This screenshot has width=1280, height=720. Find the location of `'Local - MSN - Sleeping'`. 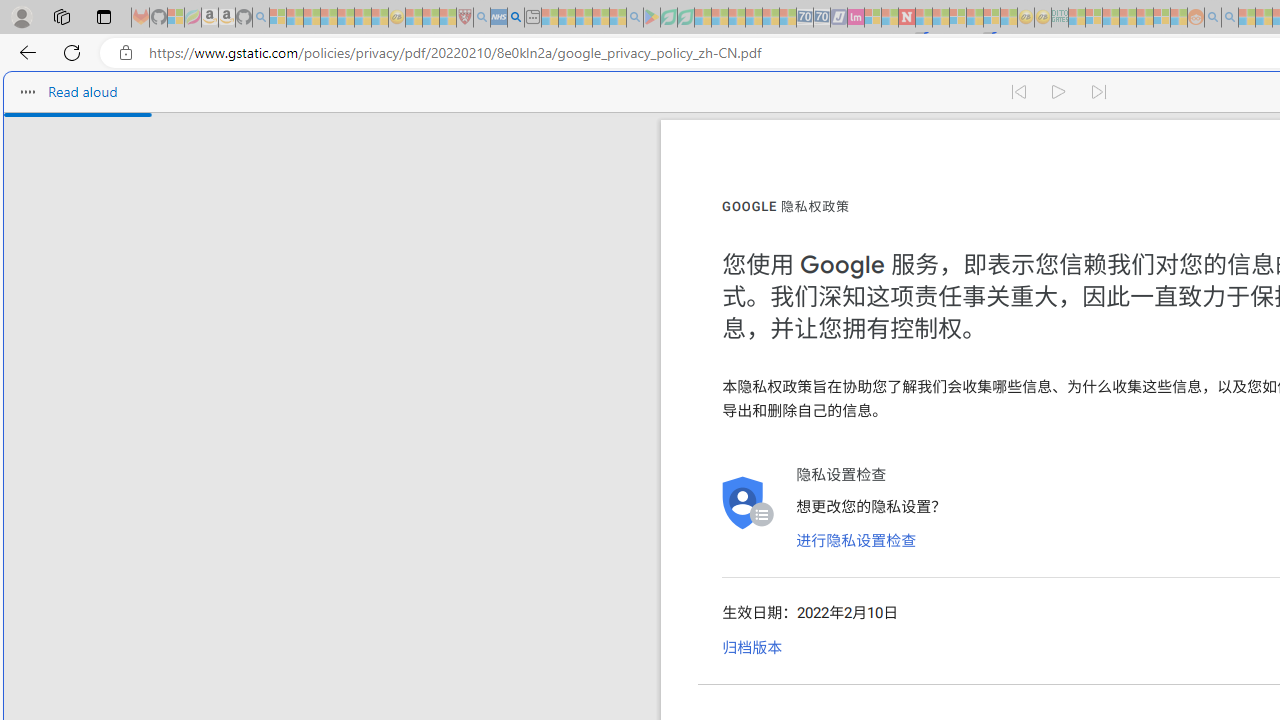

'Local - MSN - Sleeping' is located at coordinates (447, 17).